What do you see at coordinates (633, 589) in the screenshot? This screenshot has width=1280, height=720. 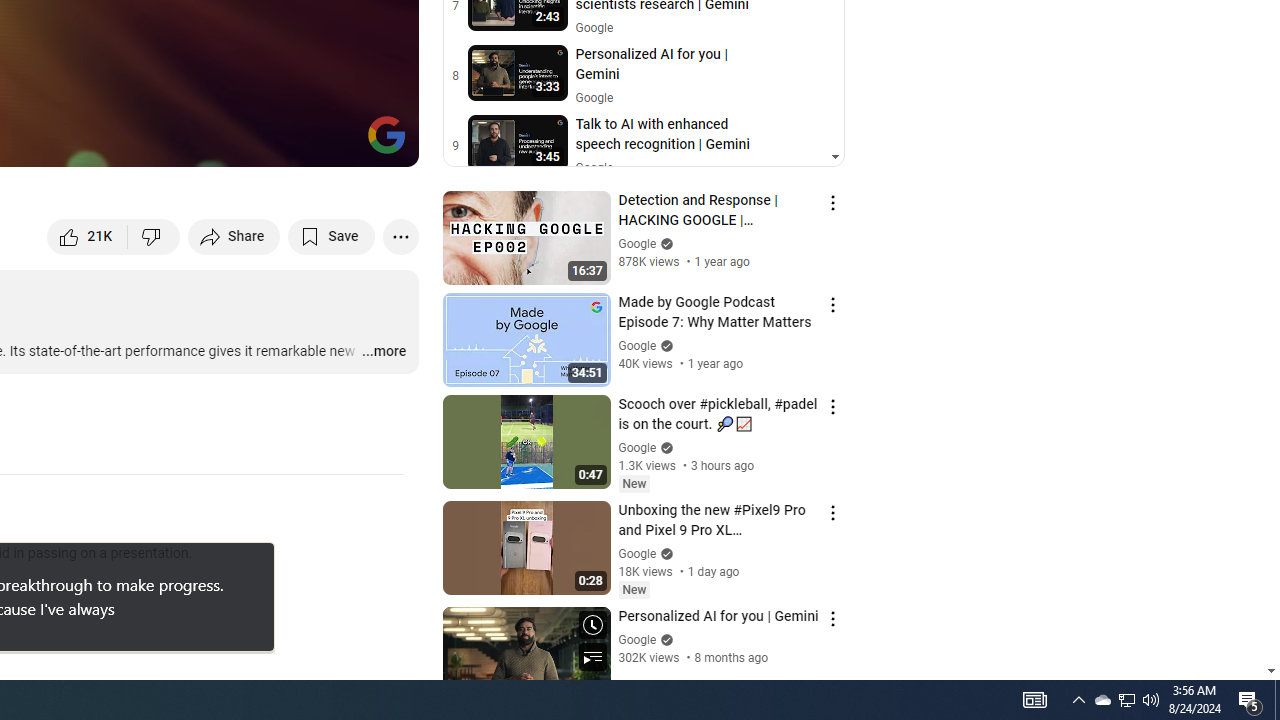 I see `'New'` at bounding box center [633, 589].